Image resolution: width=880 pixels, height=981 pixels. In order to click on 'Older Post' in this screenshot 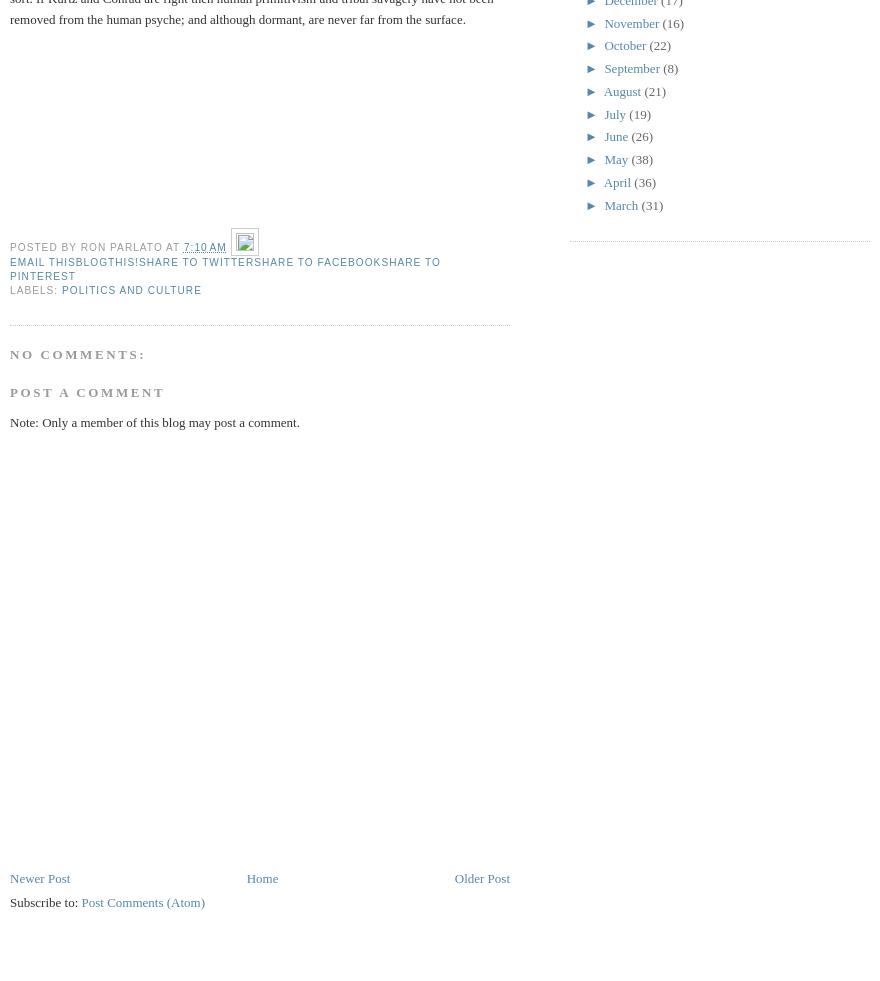, I will do `click(452, 877)`.